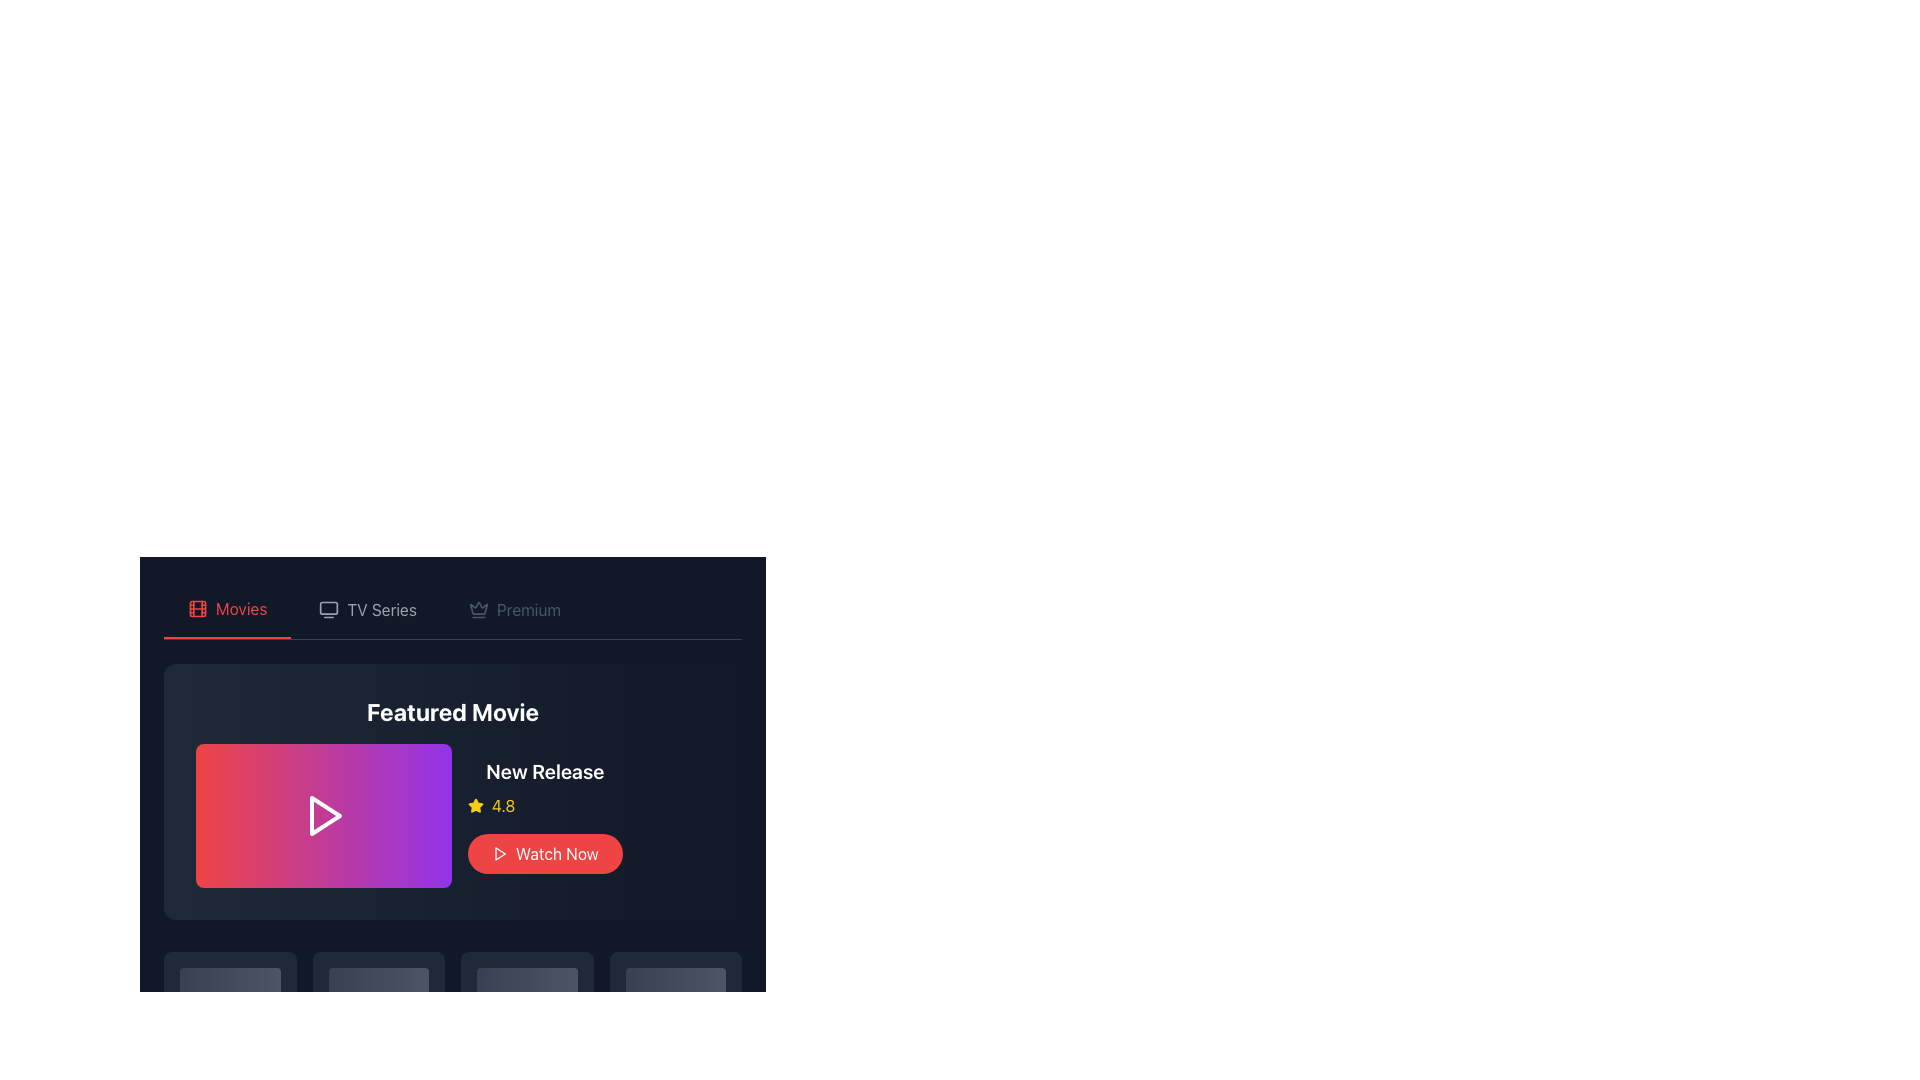 This screenshot has width=1920, height=1080. What do you see at coordinates (503, 805) in the screenshot?
I see `the numerical rating text '4.8' displayed in yellow and bold font style, located in the bottom left side of the 'Featured Movie' section, adjacent to a yellow star icon` at bounding box center [503, 805].